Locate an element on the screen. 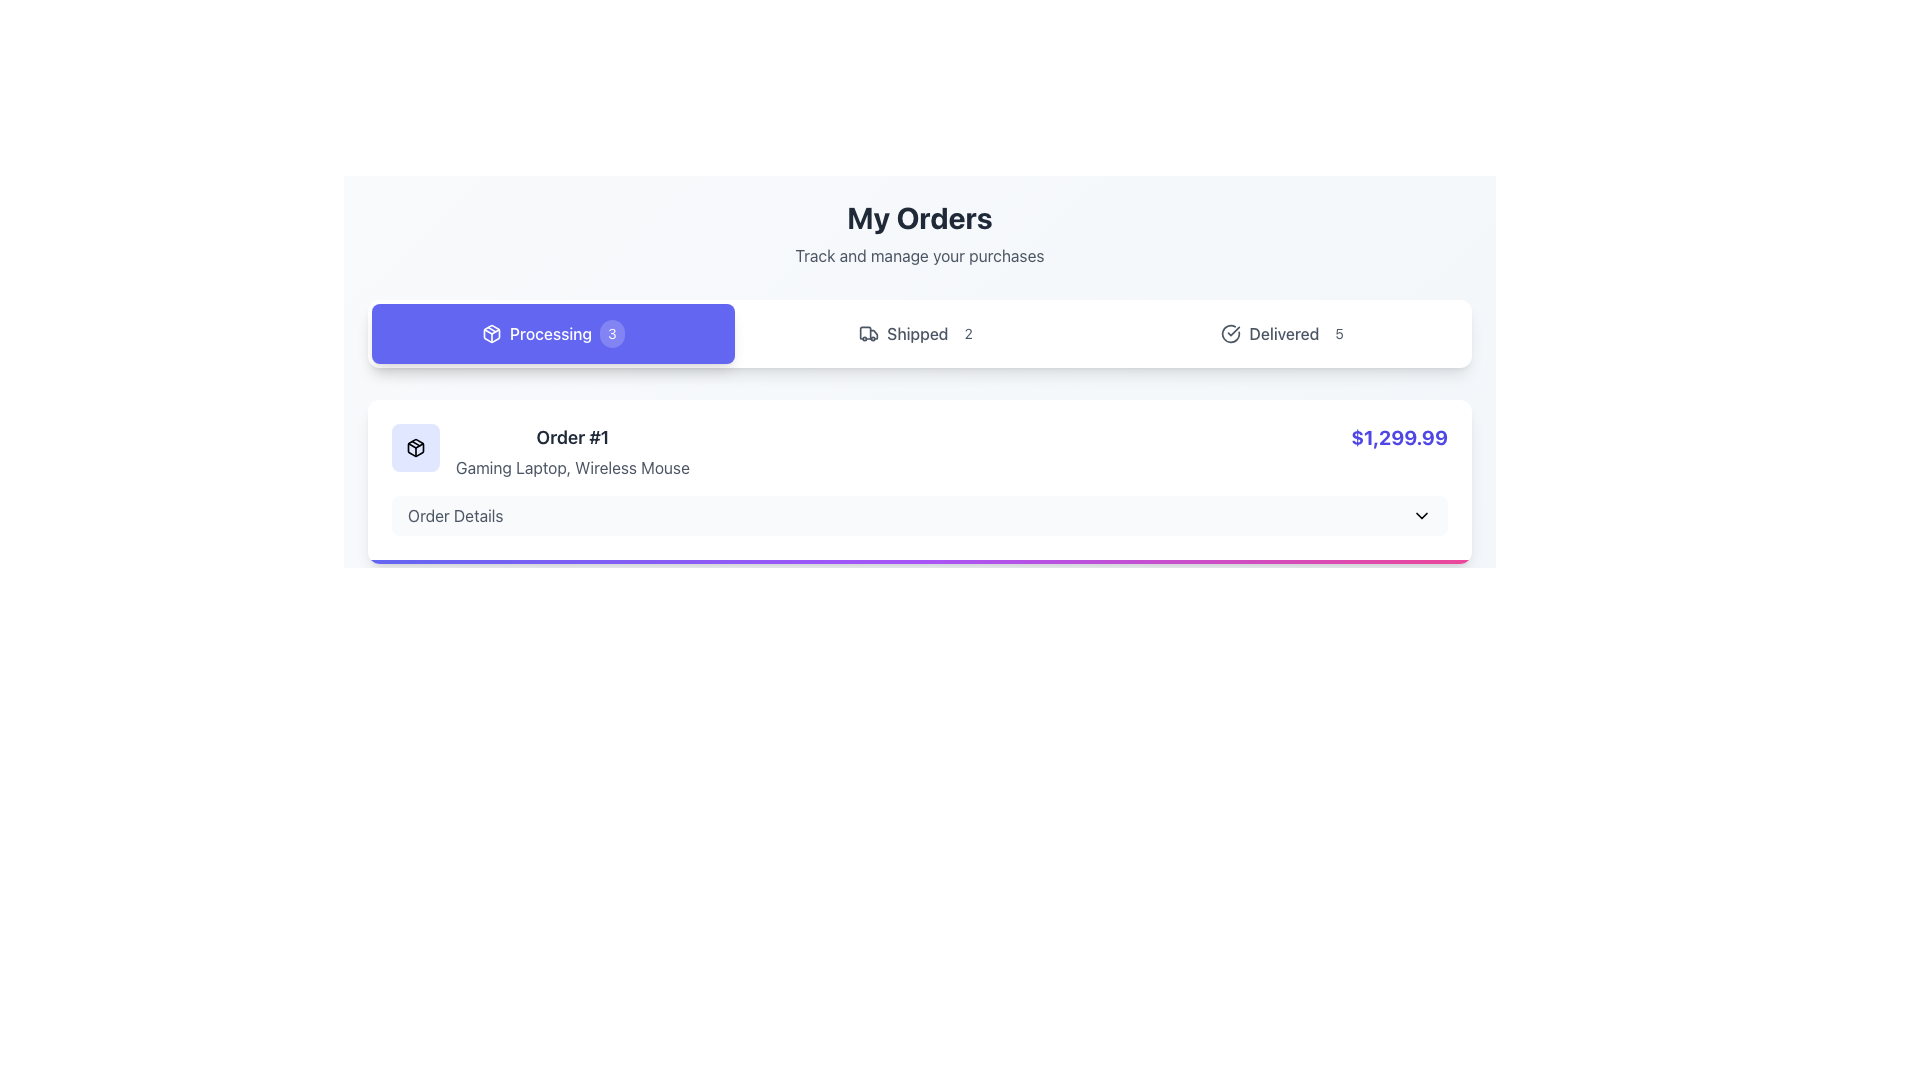  the Text element displaying the price of the items associated with the order, located on the right side of the order overview, following the text 'Gaming Laptop, Wireless Mouse' is located at coordinates (1398, 437).